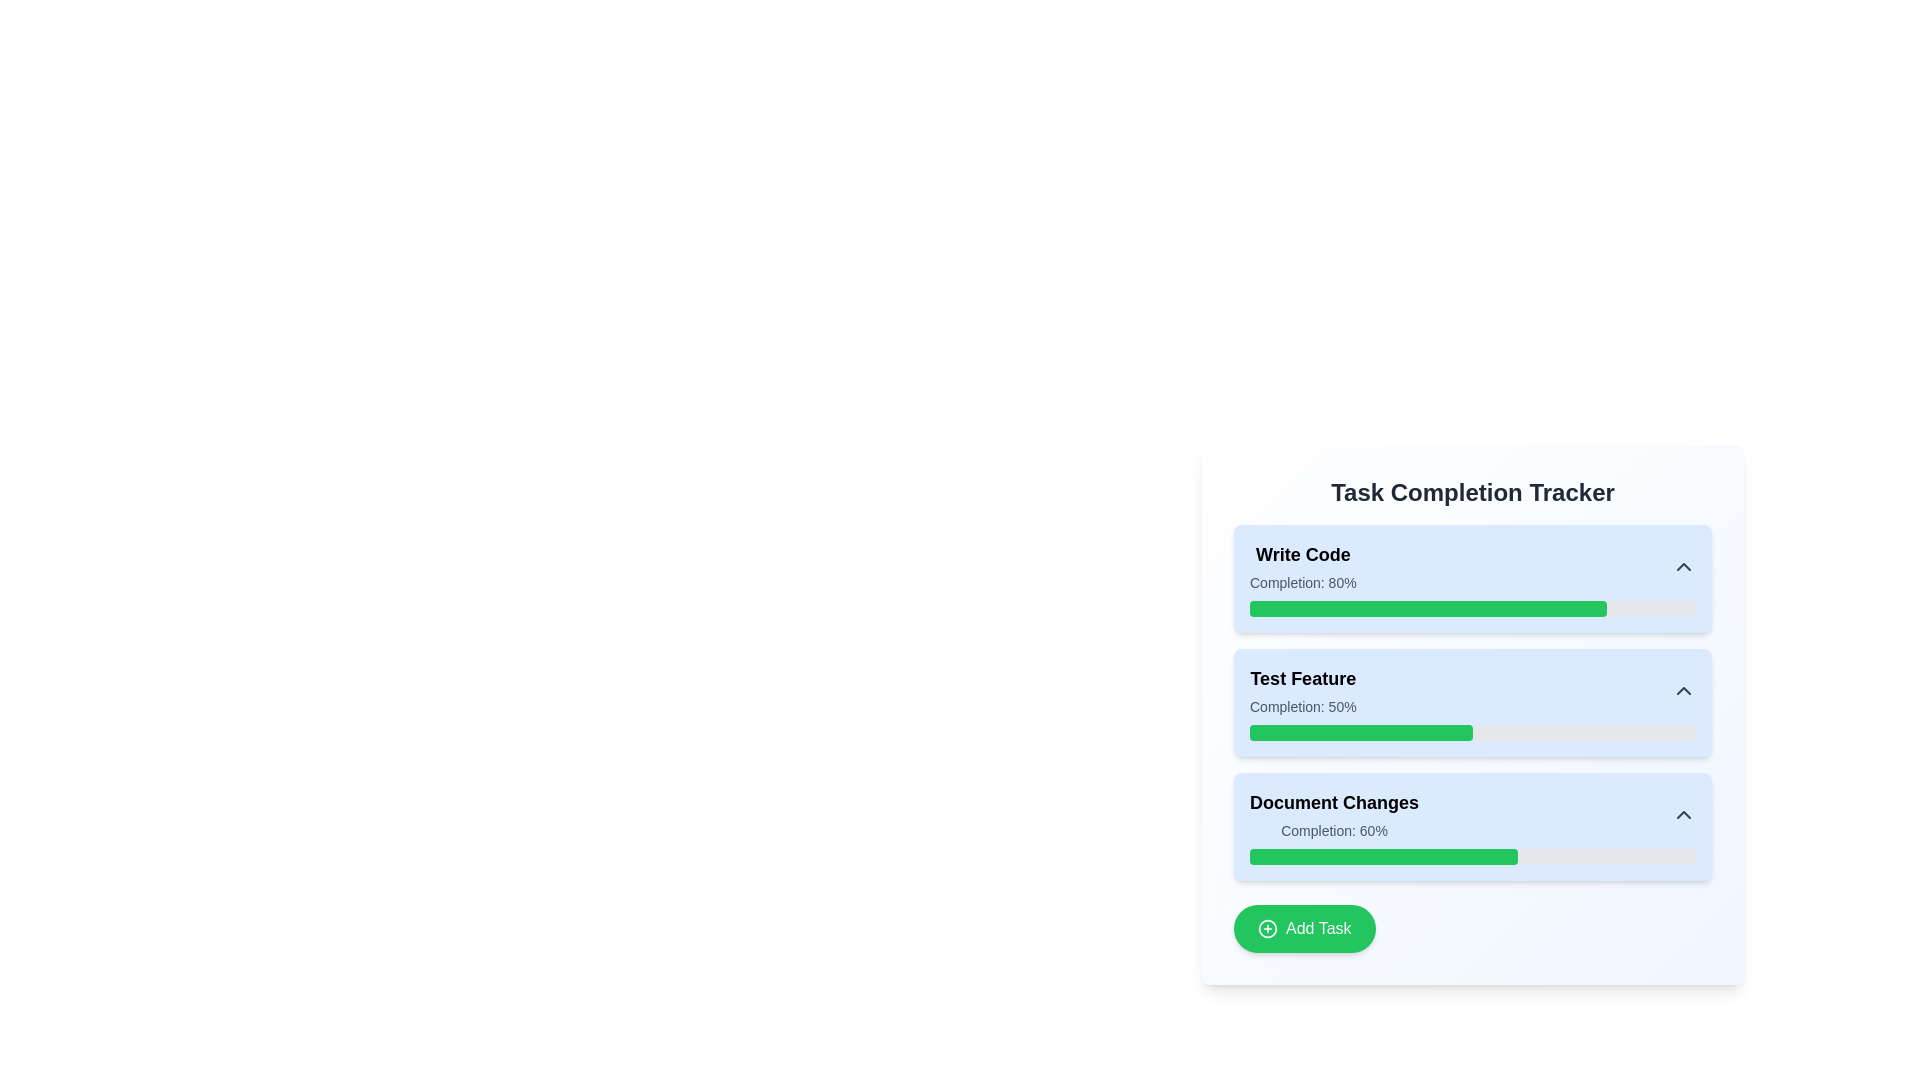 The width and height of the screenshot is (1920, 1080). I want to click on the task labeled 'Test Feature' within the 'Task Completion Tracker', so click(1473, 689).